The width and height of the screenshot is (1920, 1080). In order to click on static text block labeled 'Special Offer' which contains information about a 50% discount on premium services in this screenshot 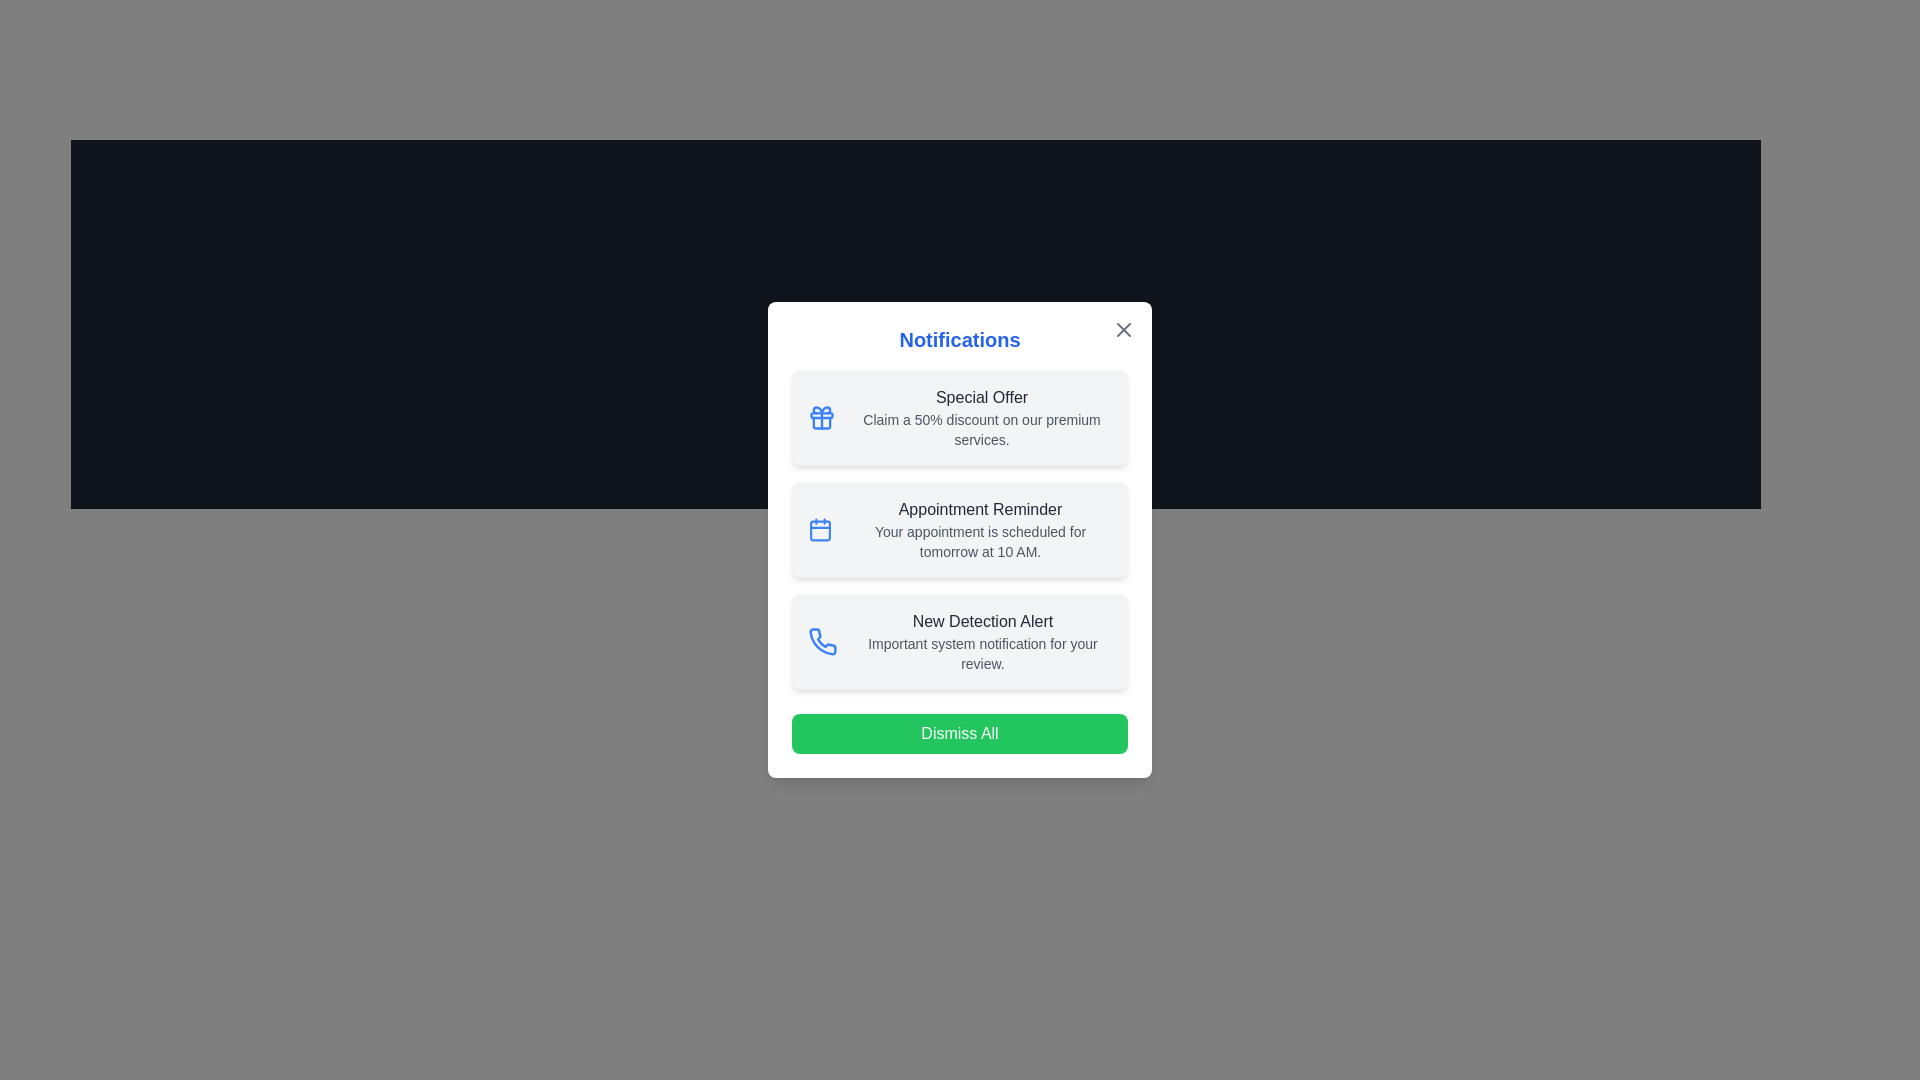, I will do `click(982, 416)`.